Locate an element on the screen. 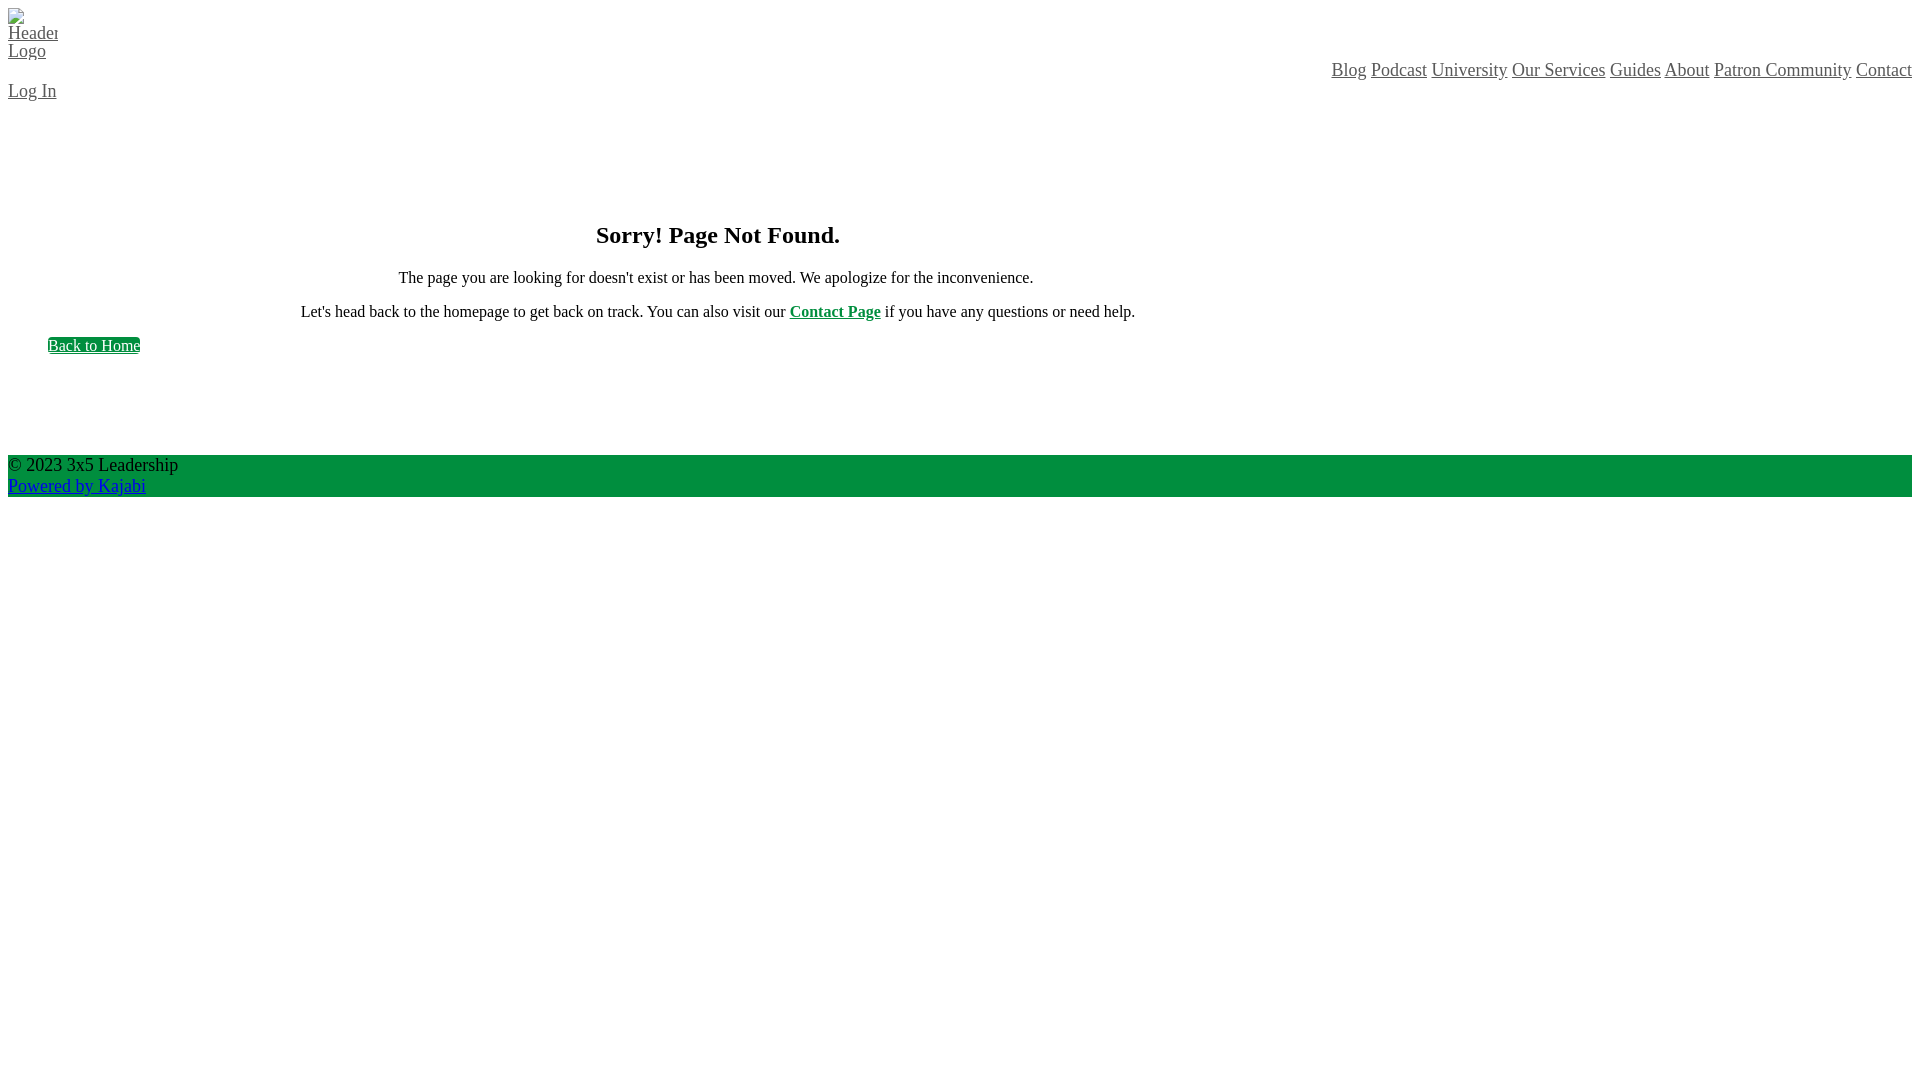 This screenshot has width=1920, height=1080. 'Back to Home' is located at coordinates (93, 344).